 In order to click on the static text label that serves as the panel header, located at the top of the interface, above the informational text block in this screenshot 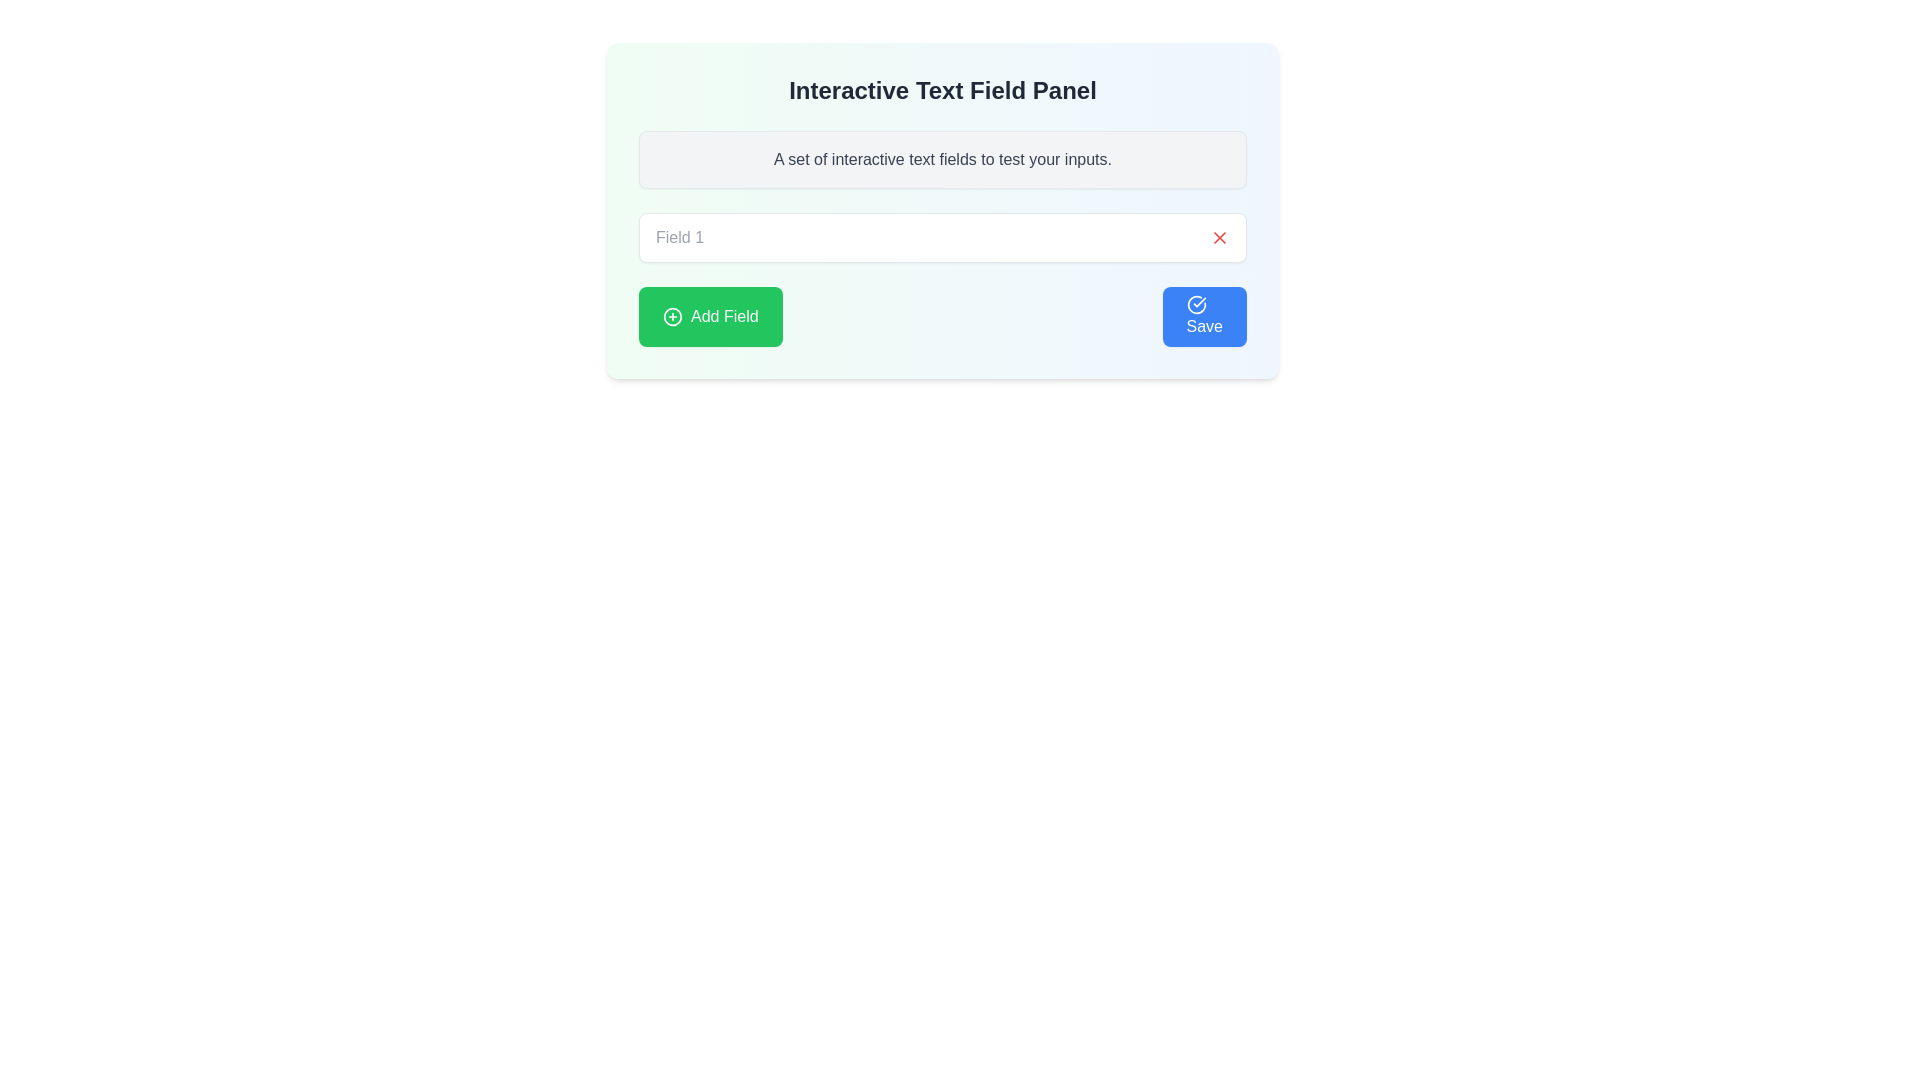, I will do `click(941, 91)`.